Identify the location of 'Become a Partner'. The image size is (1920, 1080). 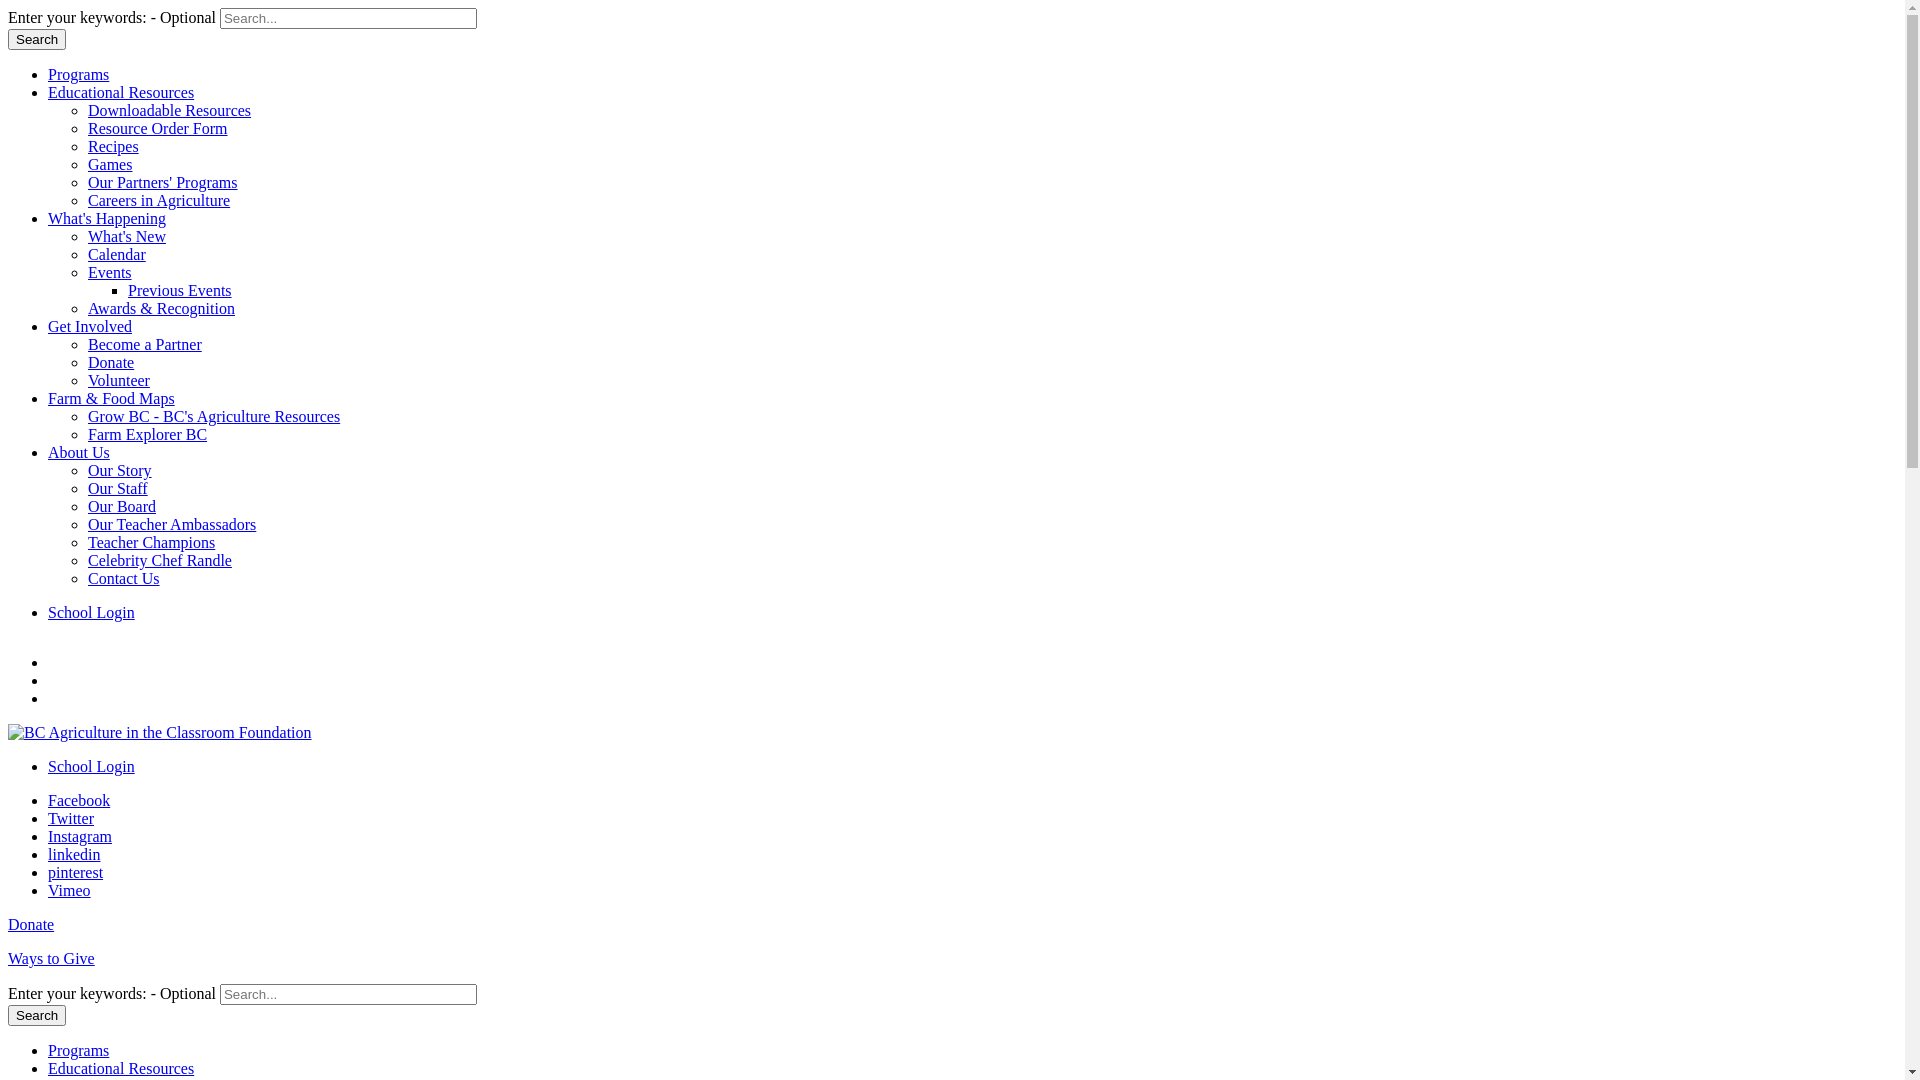
(86, 343).